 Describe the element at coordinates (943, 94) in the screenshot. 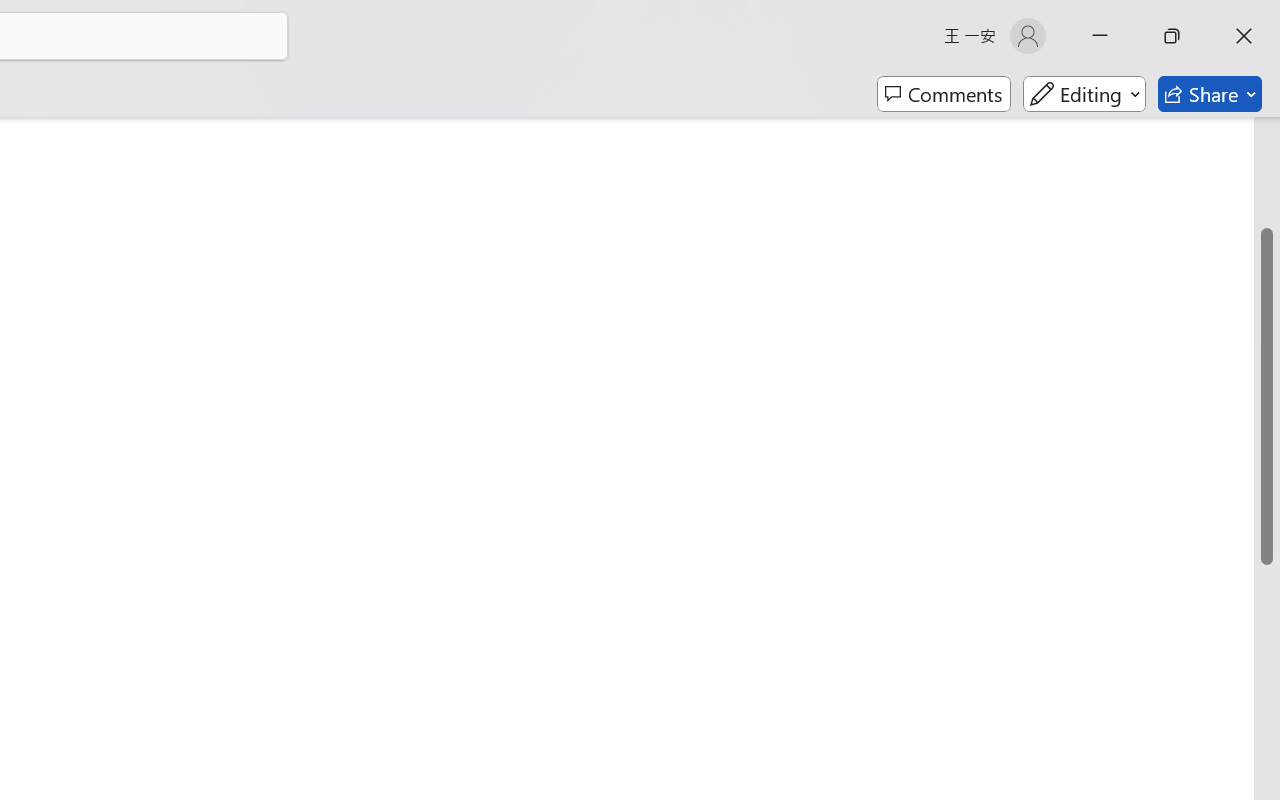

I see `'Comments'` at that location.